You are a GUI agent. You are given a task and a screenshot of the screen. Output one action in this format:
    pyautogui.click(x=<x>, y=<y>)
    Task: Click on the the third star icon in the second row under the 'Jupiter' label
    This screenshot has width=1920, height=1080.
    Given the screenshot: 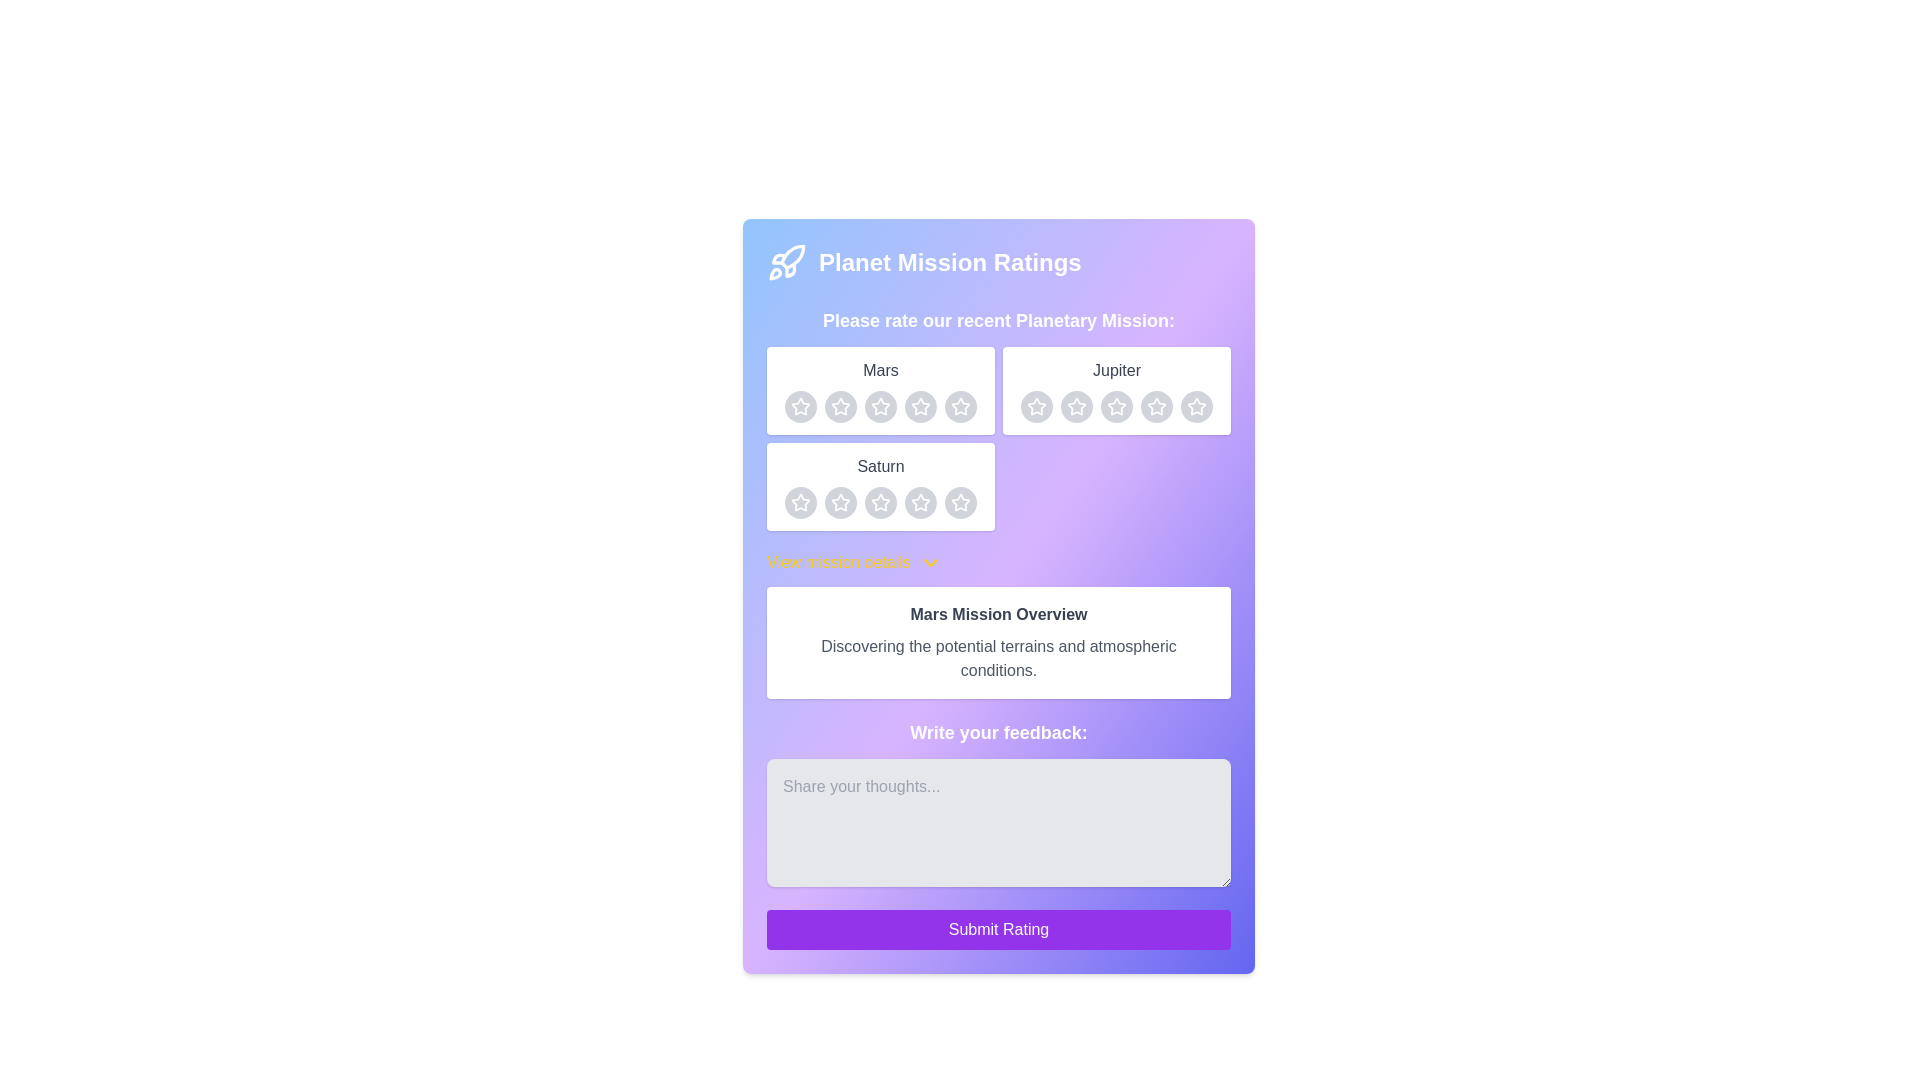 What is the action you would take?
    pyautogui.click(x=1075, y=406)
    